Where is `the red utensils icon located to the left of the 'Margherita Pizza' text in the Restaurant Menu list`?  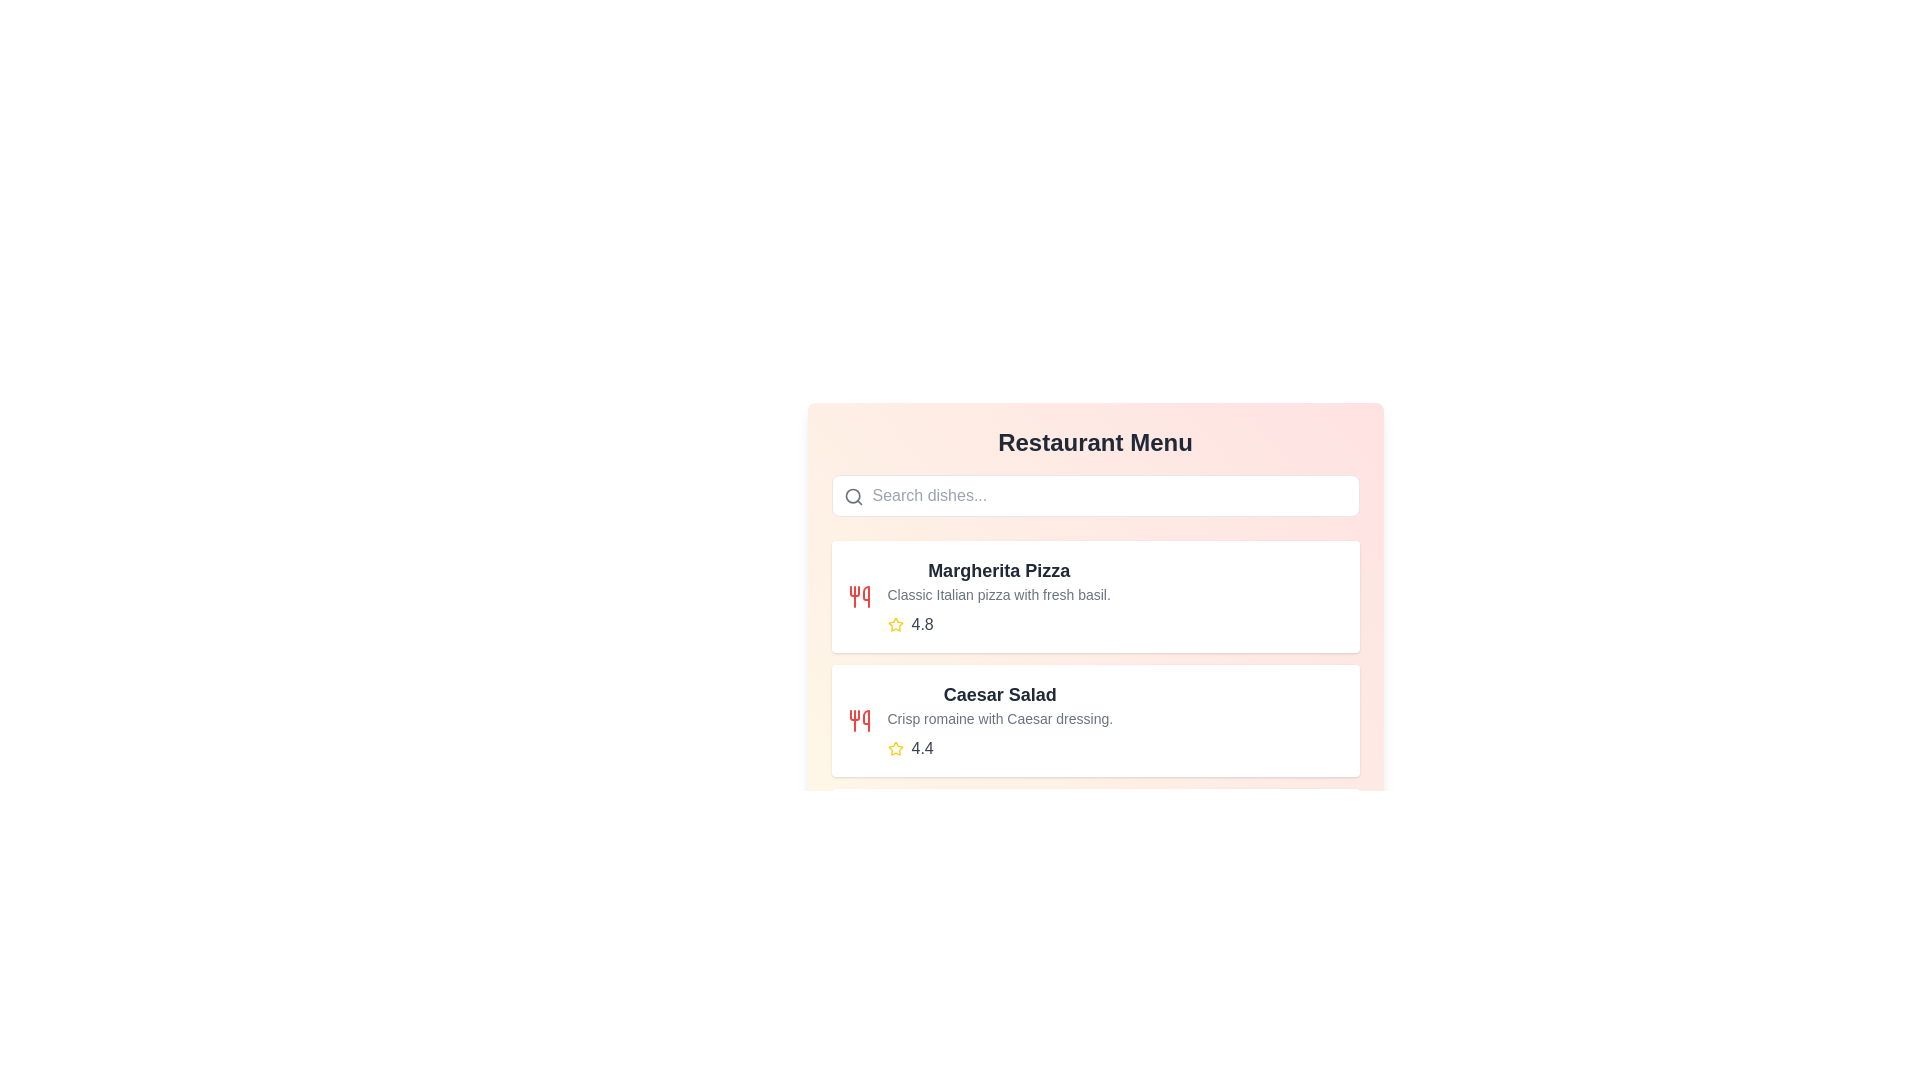 the red utensils icon located to the left of the 'Margherita Pizza' text in the Restaurant Menu list is located at coordinates (859, 596).